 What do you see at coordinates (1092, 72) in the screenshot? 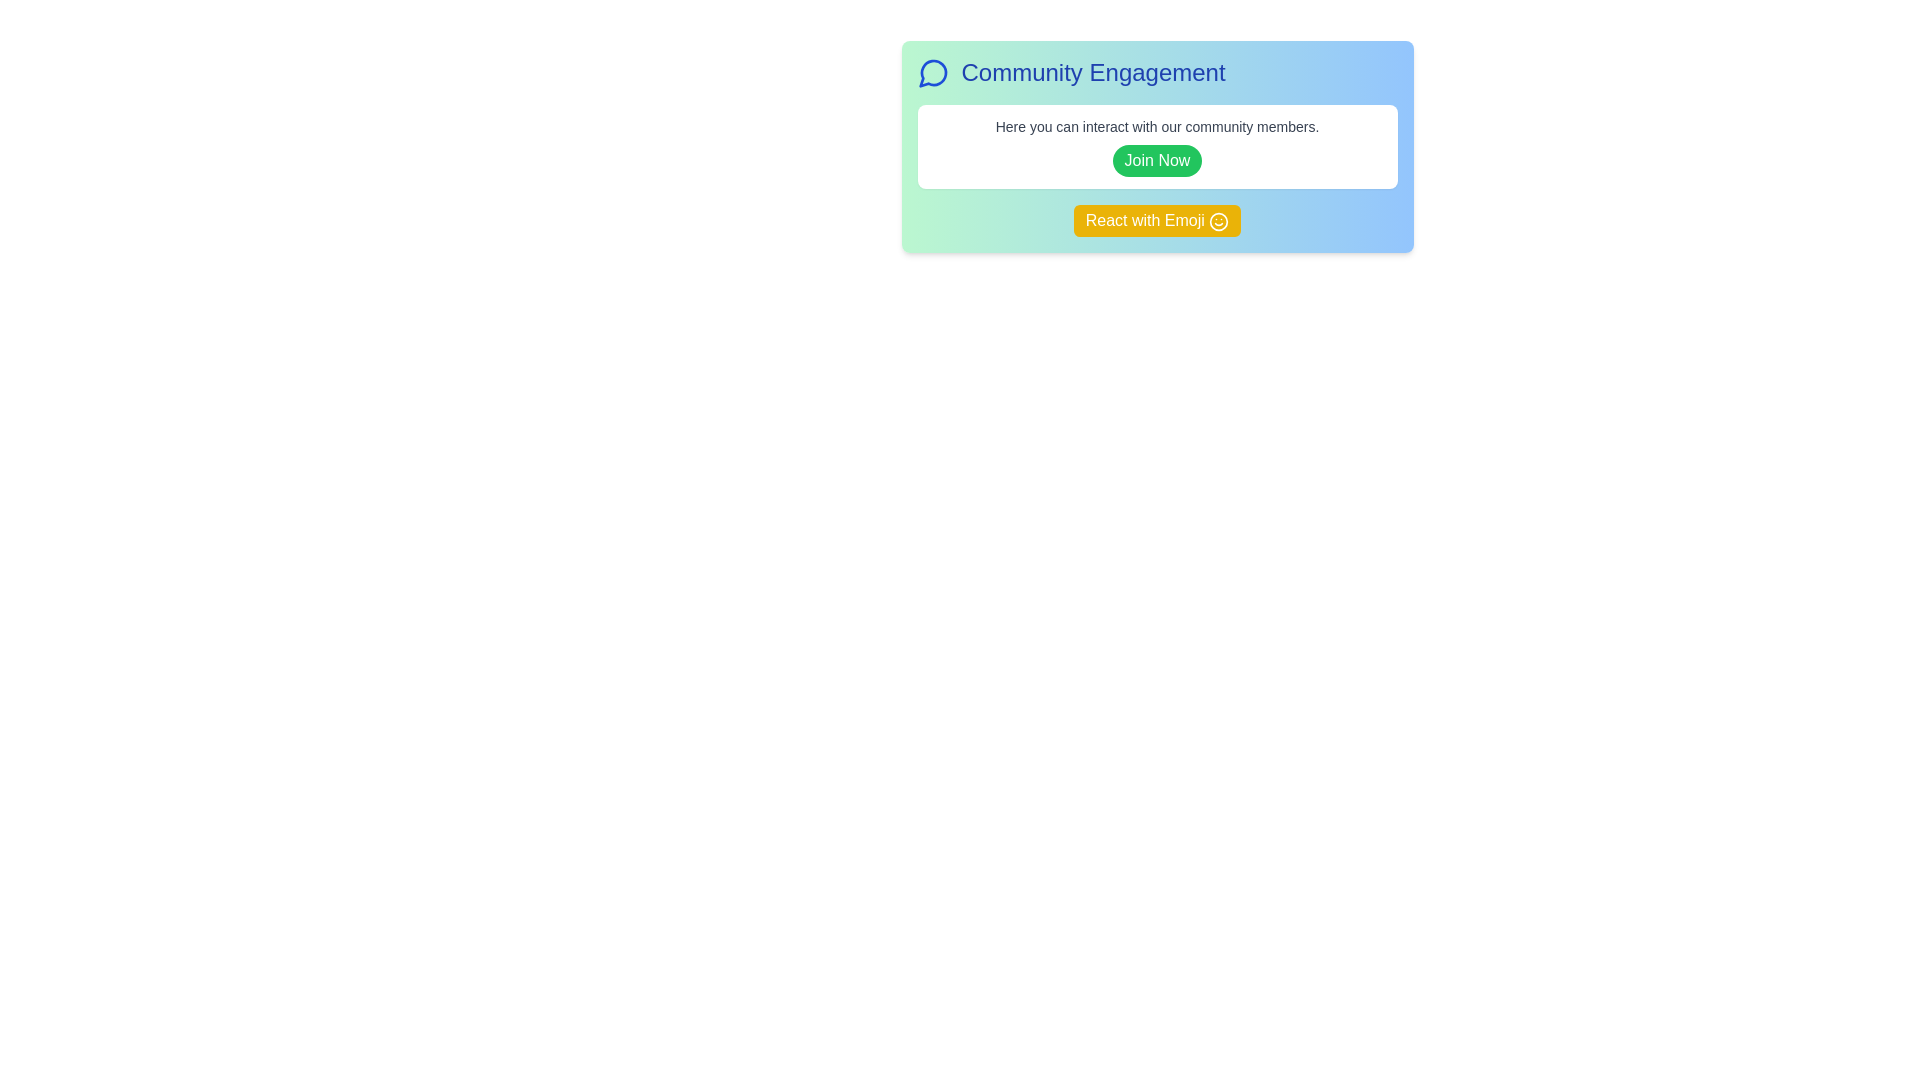
I see `the text label displaying 'Community Engagement', which is a prominent heading styled in large bold dark blue font located at the top section of the panel` at bounding box center [1092, 72].